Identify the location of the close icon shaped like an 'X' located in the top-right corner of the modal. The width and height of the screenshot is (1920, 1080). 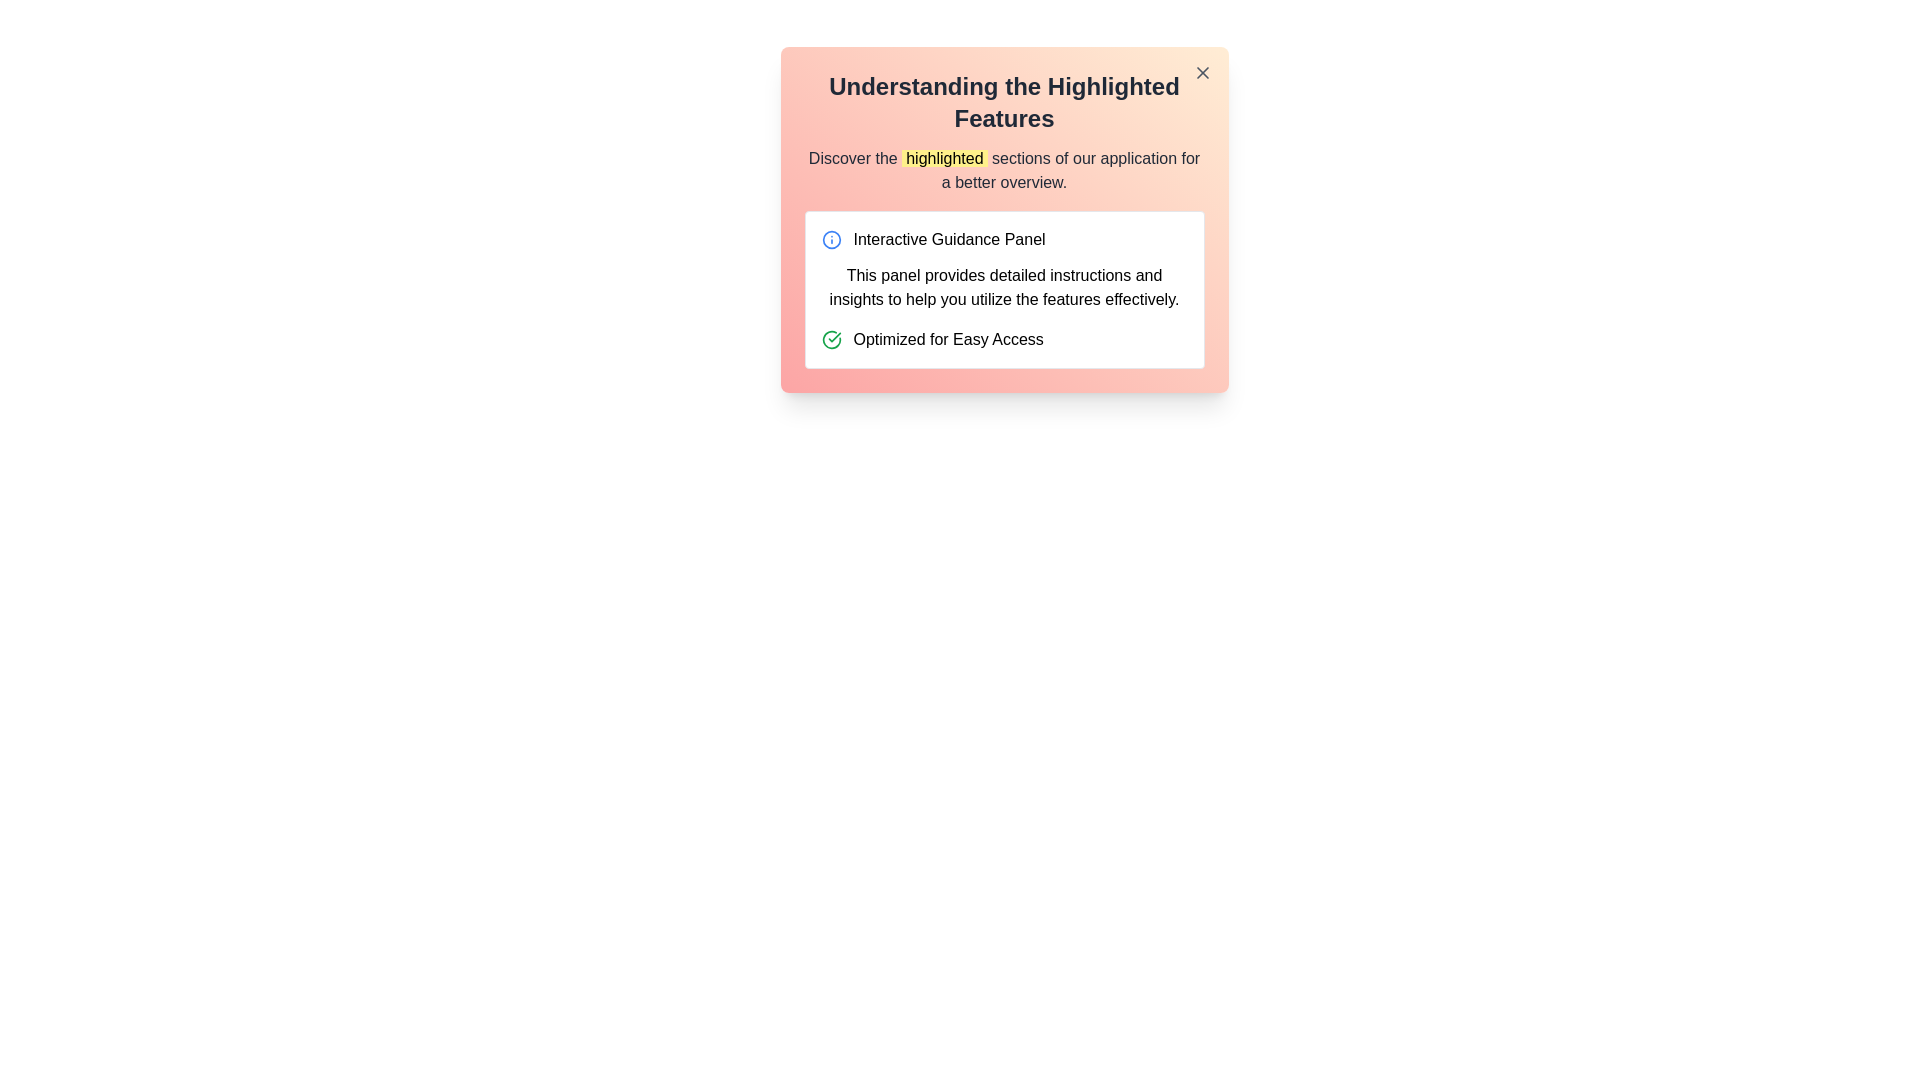
(1201, 72).